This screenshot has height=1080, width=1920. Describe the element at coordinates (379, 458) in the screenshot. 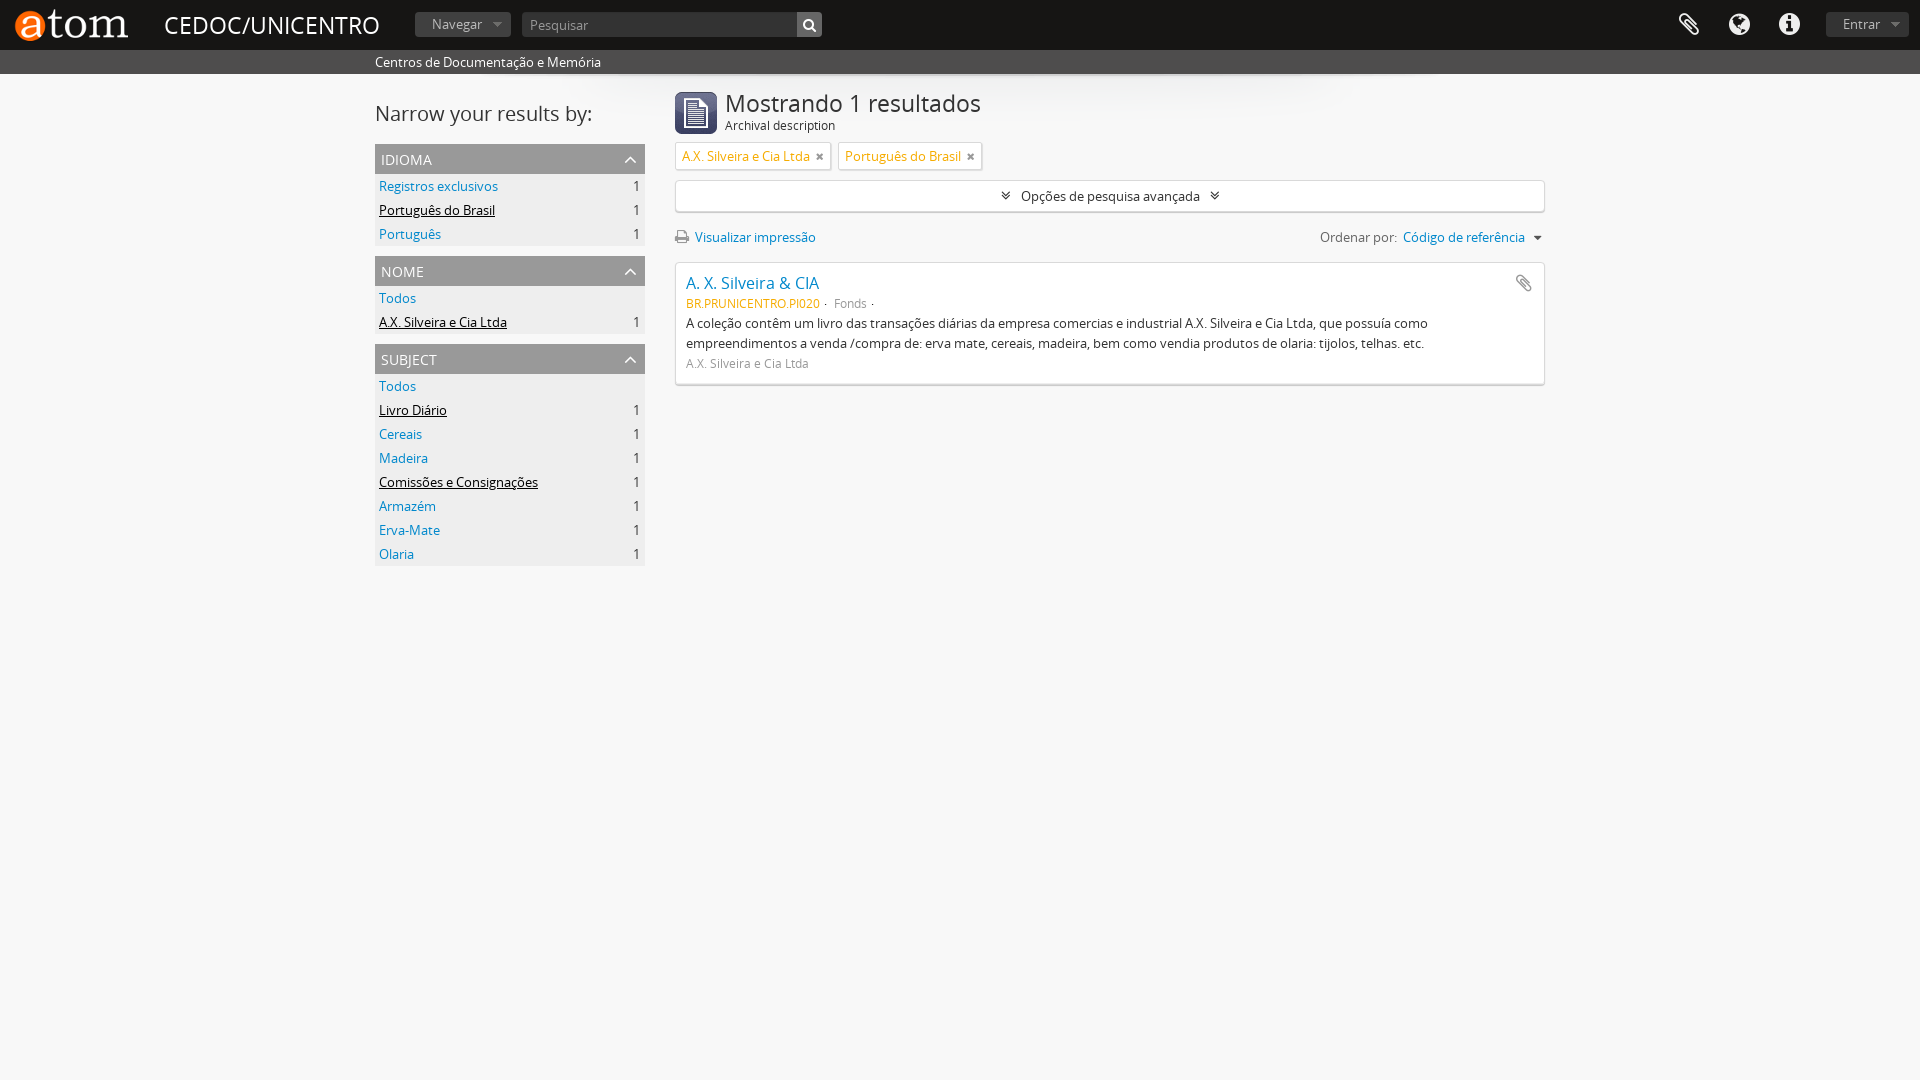

I see `'Madeira'` at that location.